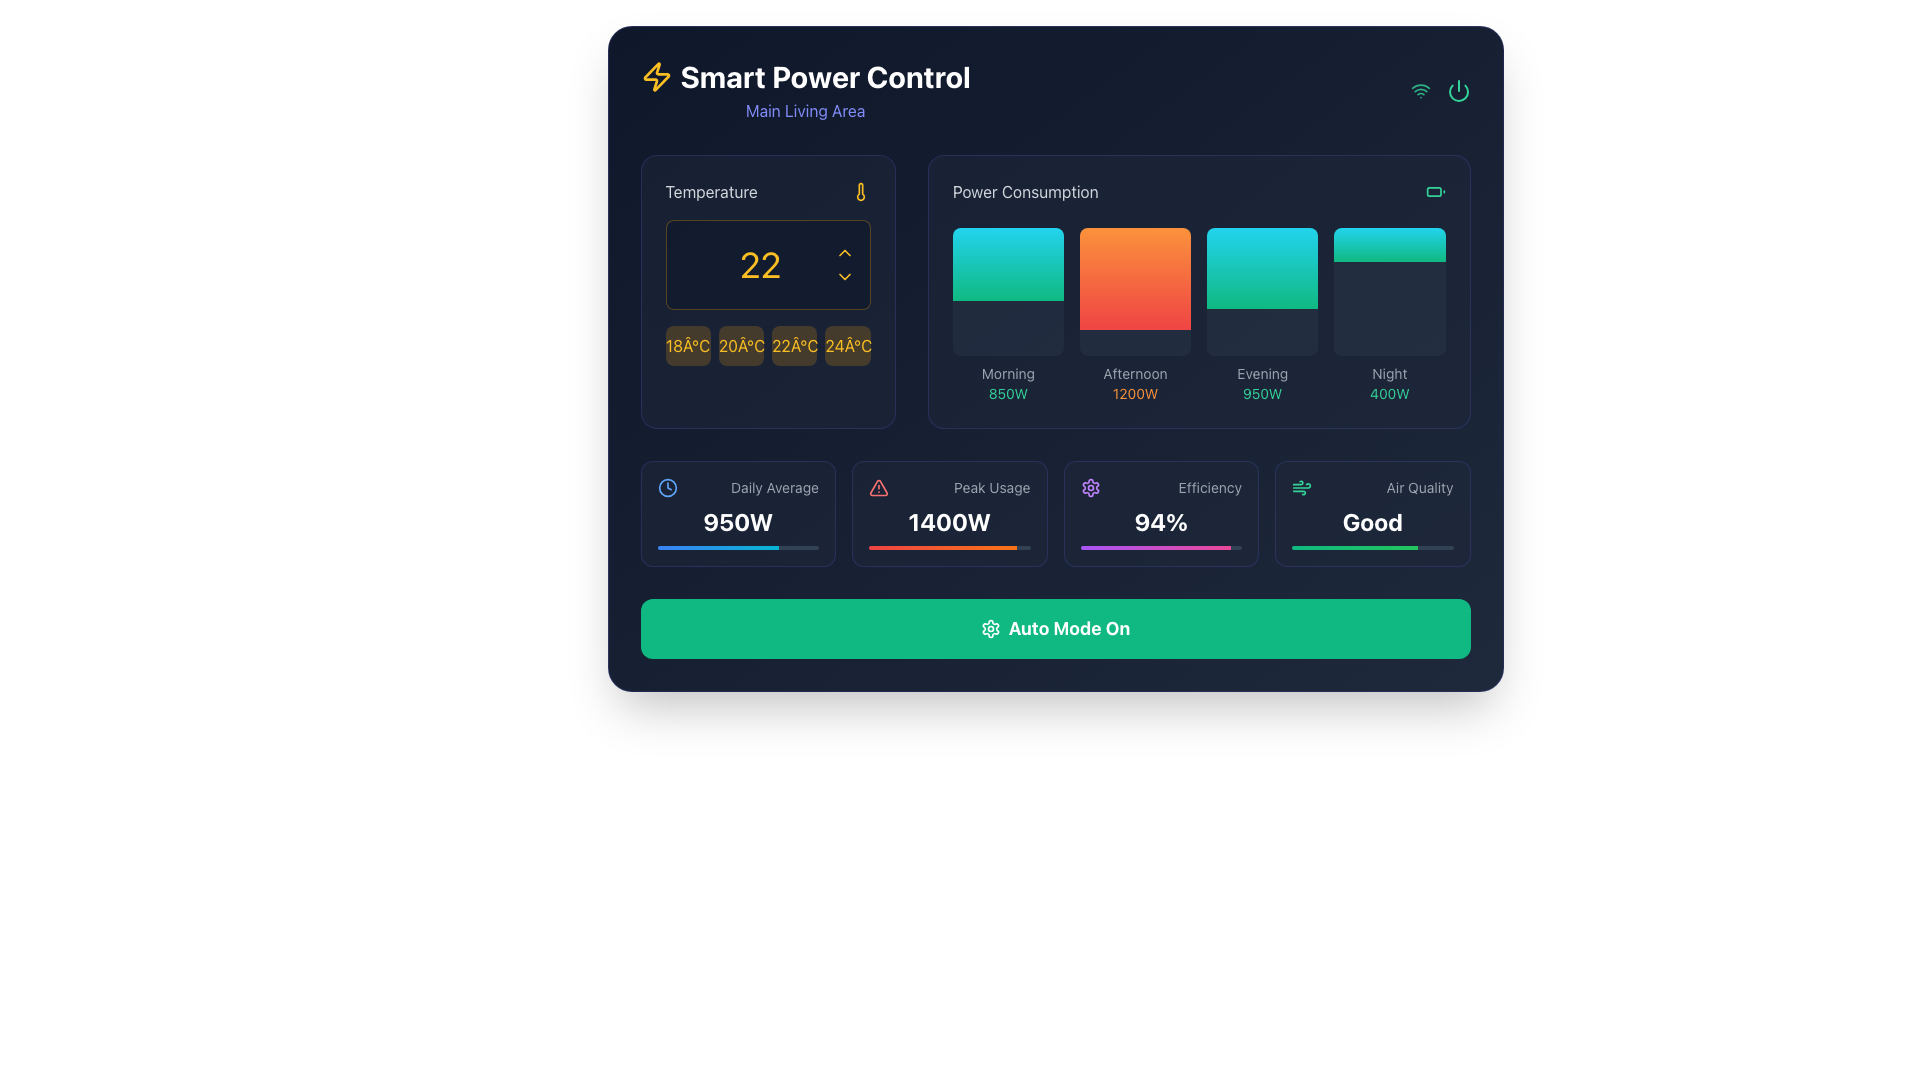 Image resolution: width=1920 pixels, height=1080 pixels. I want to click on the static text label that provides context for the daily average power consumption value, located above the '950W' reading in the bottom-left quadrant of the interface, so click(774, 488).